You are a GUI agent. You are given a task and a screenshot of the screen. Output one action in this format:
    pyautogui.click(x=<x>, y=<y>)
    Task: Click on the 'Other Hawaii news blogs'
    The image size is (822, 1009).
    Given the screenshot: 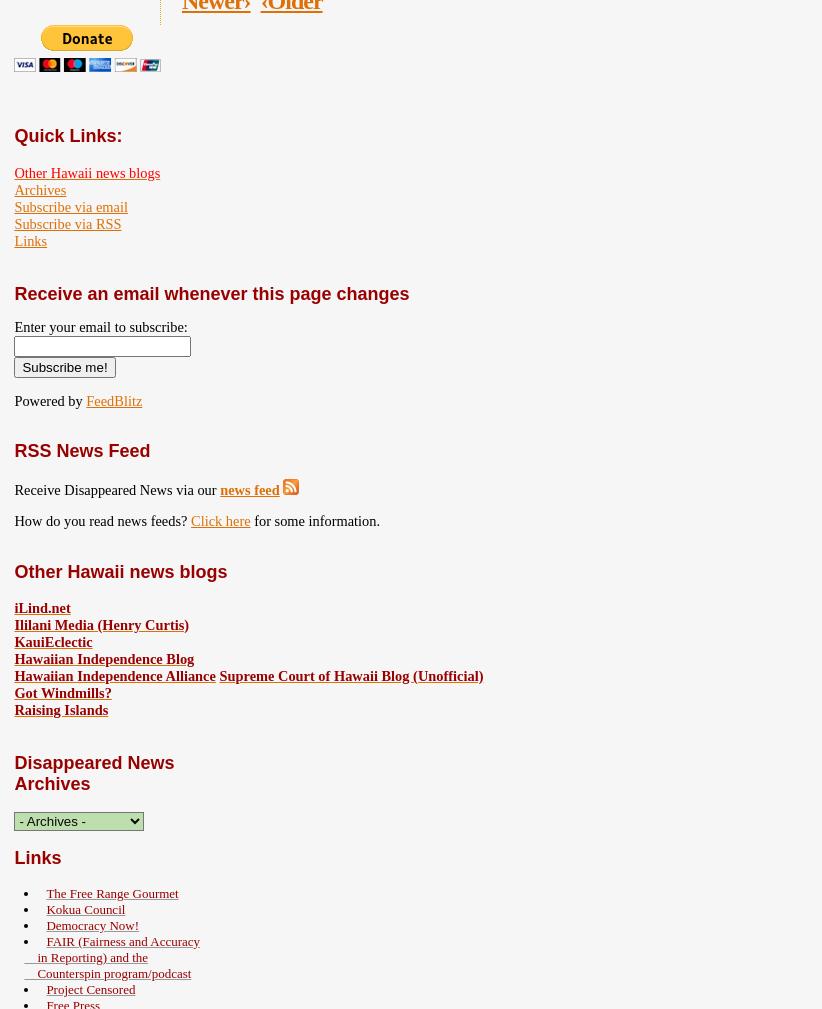 What is the action you would take?
    pyautogui.click(x=119, y=570)
    